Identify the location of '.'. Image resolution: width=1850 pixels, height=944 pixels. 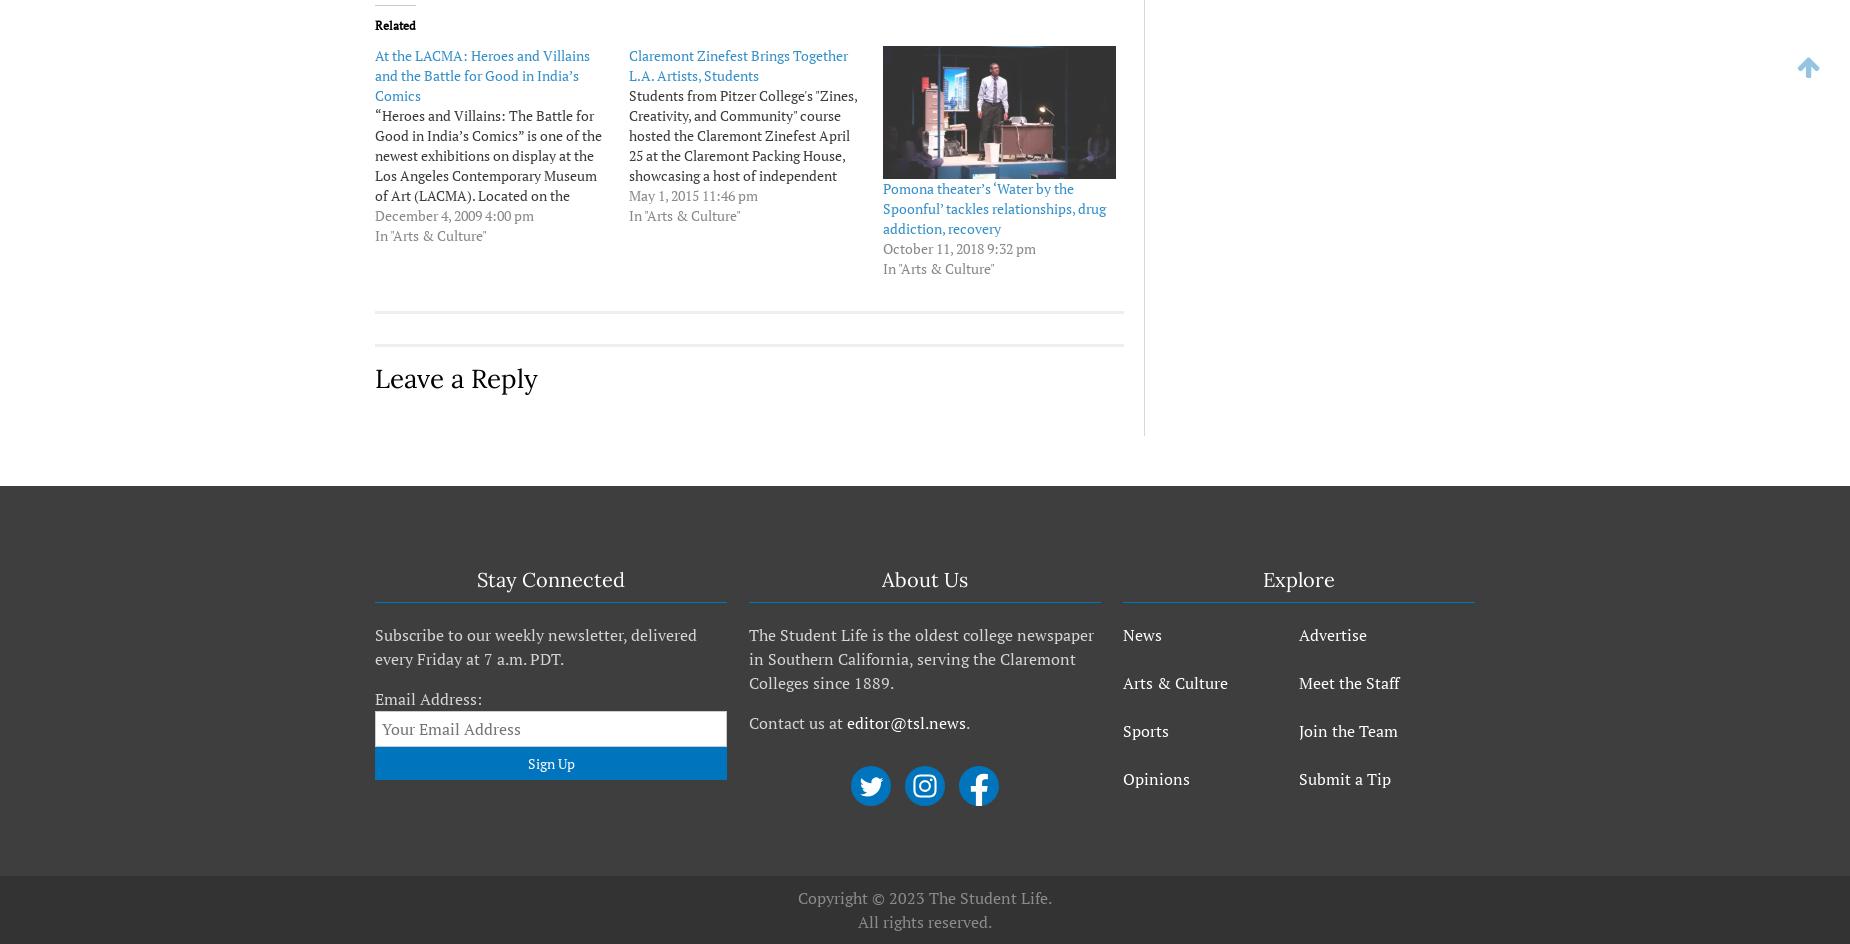
(965, 723).